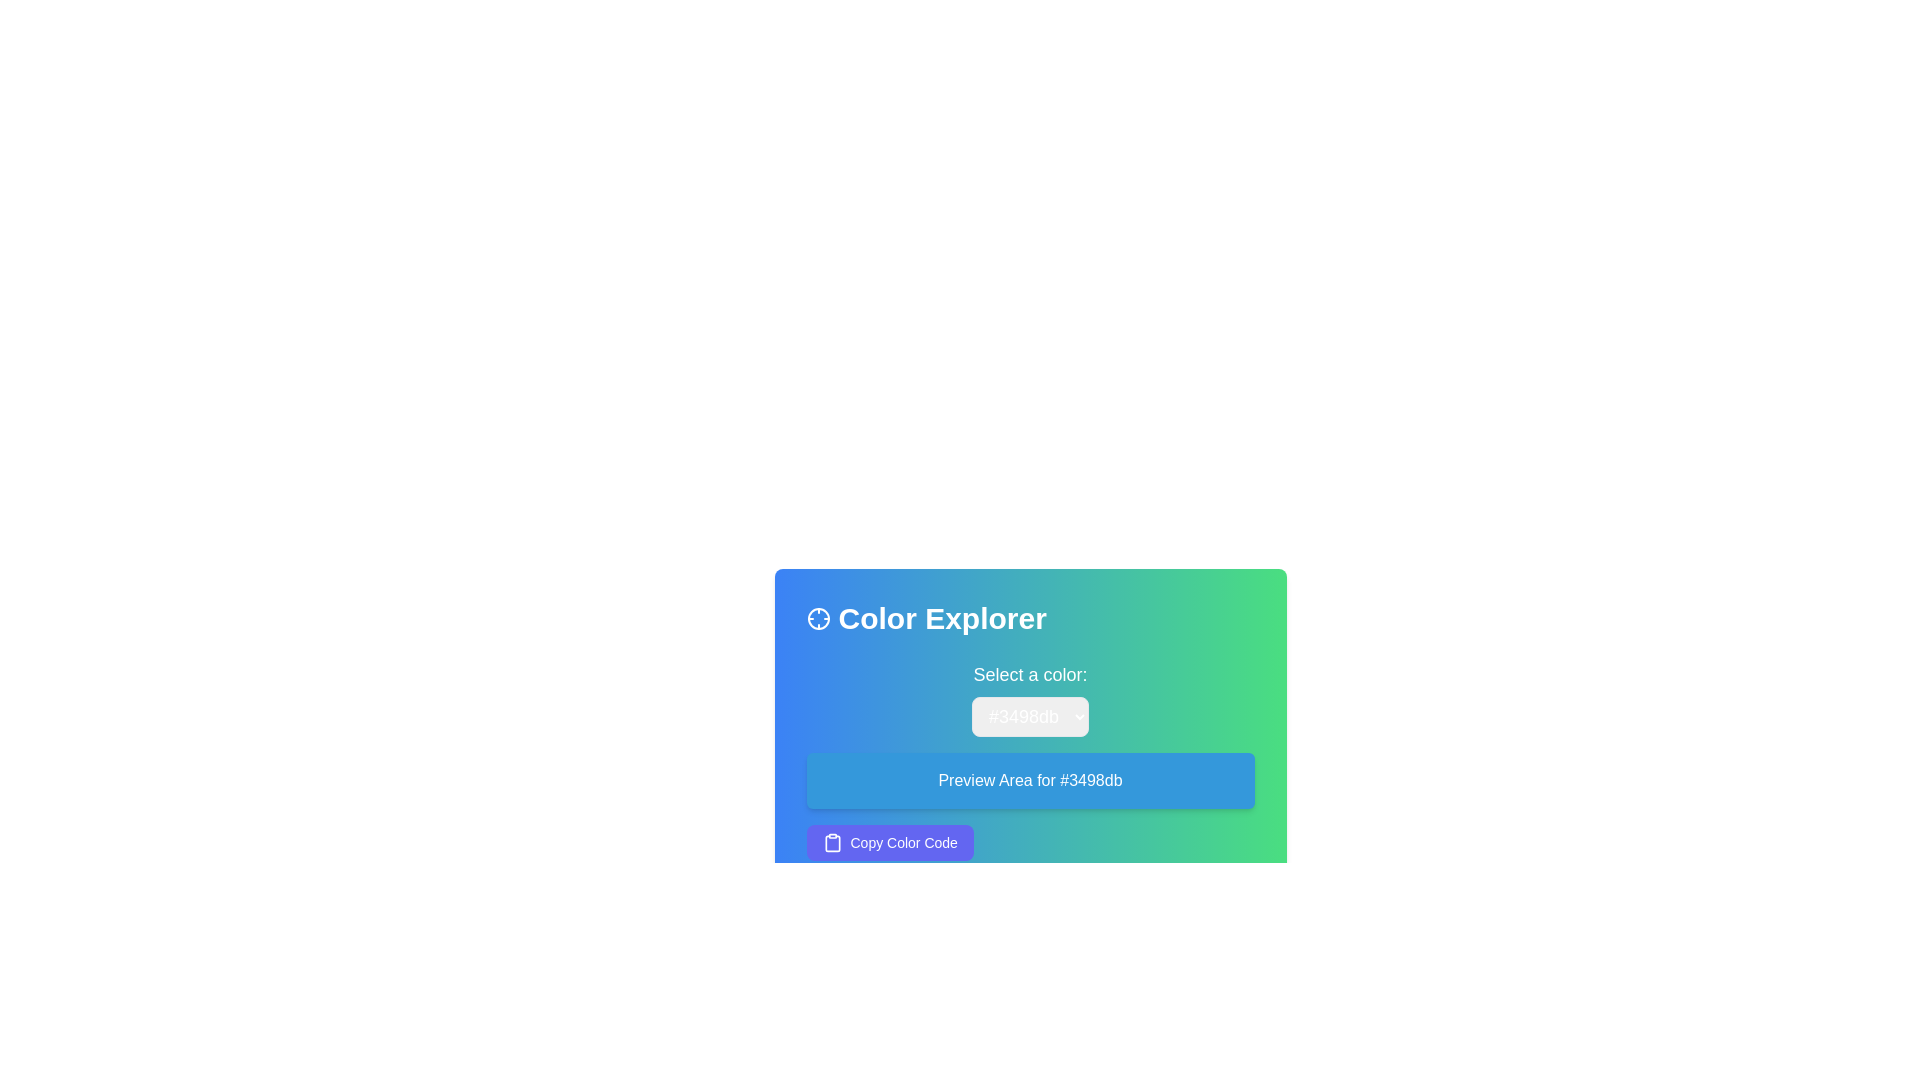 The image size is (1920, 1080). What do you see at coordinates (818, 617) in the screenshot?
I see `the circular crosshair icon in the Color Explorer section header` at bounding box center [818, 617].